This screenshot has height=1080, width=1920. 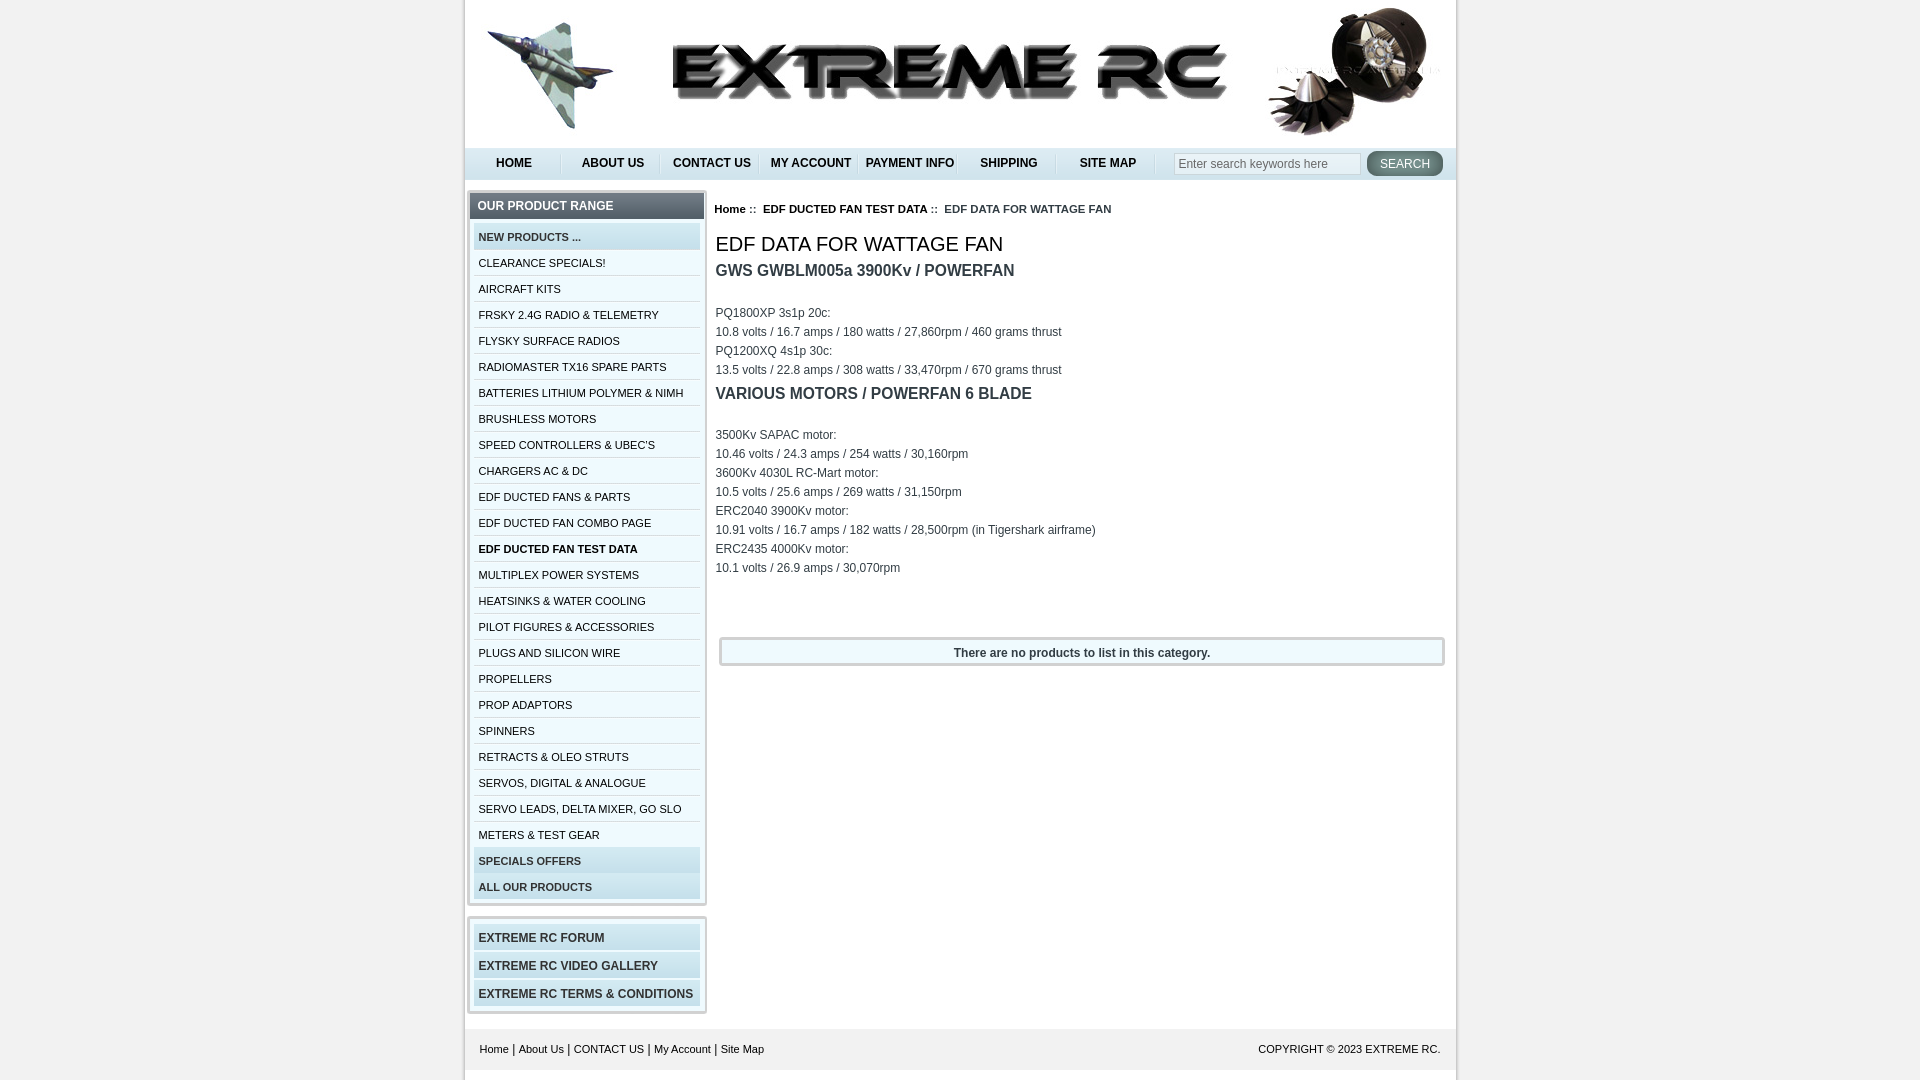 I want to click on 'EXTREME RC TERMS & CONDITIONS', so click(x=585, y=992).